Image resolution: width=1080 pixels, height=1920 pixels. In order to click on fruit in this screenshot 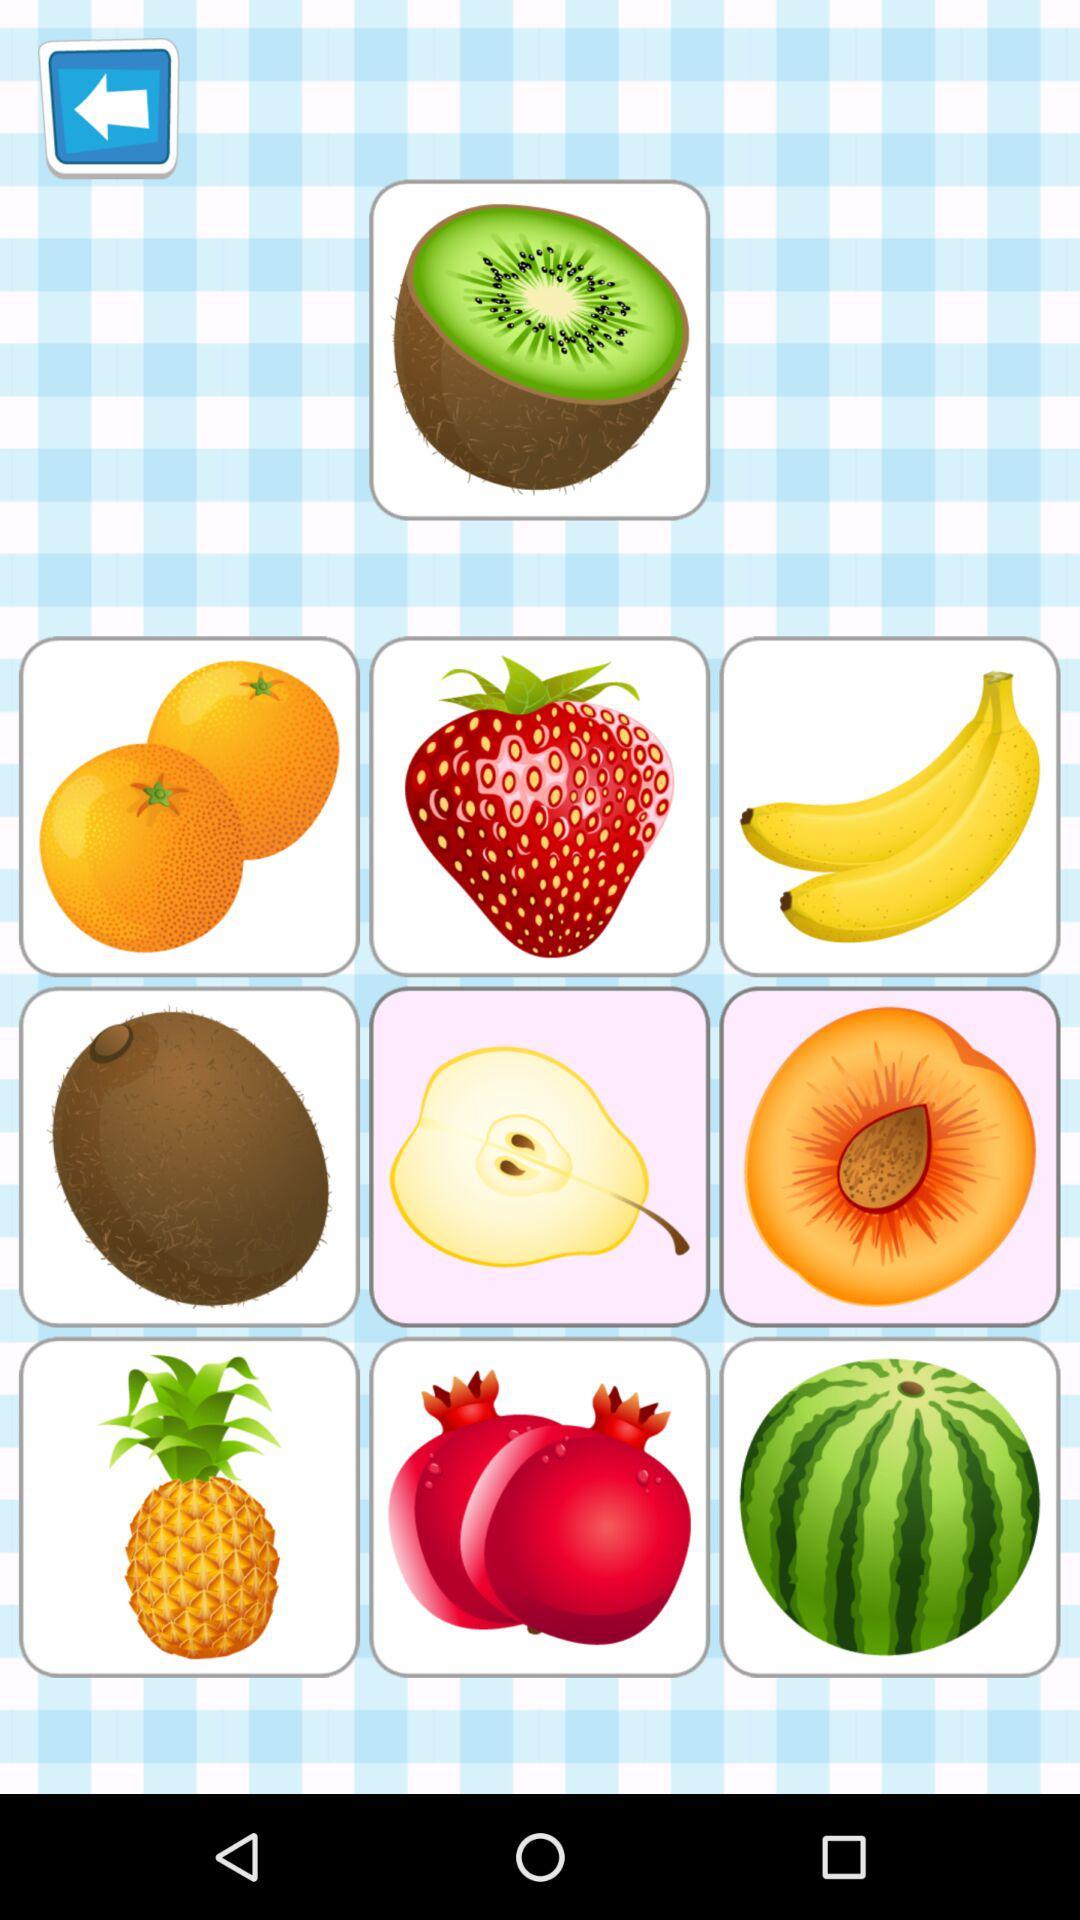, I will do `click(538, 349)`.